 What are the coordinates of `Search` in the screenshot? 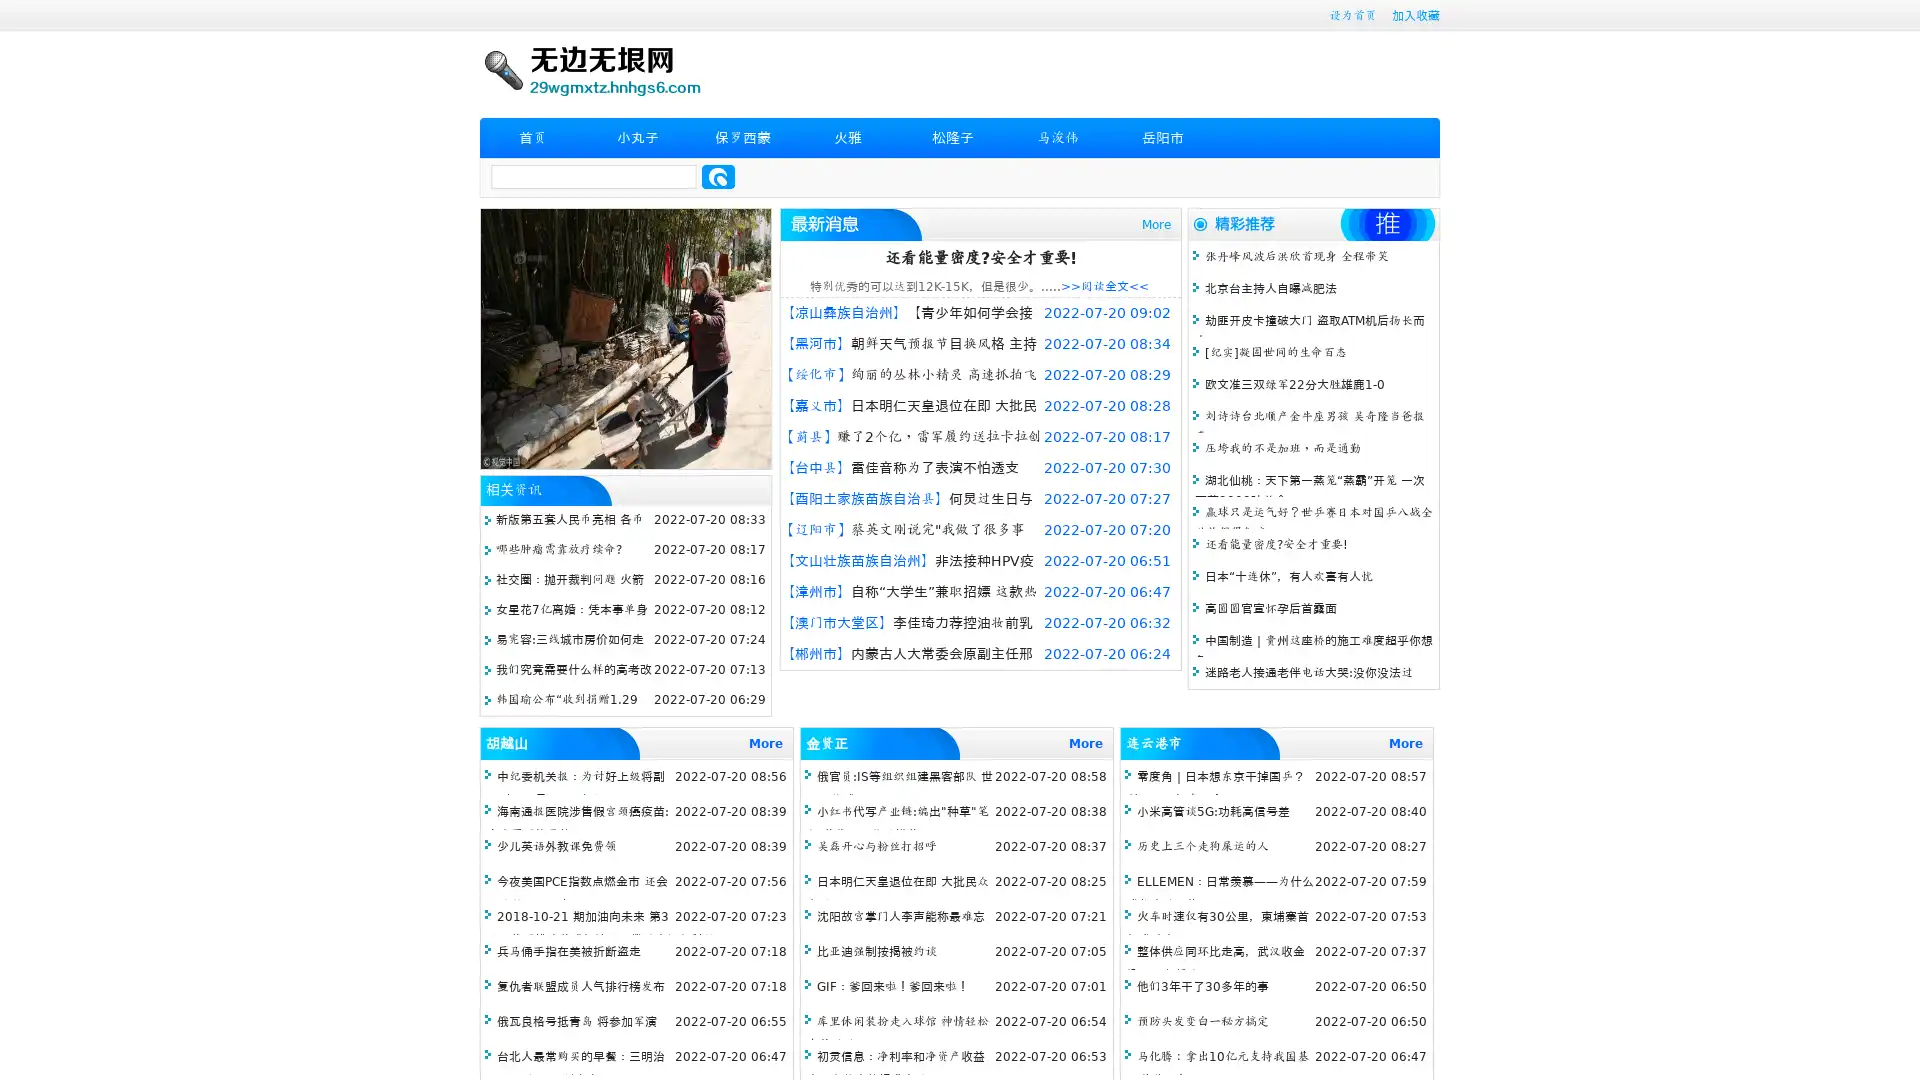 It's located at (718, 176).